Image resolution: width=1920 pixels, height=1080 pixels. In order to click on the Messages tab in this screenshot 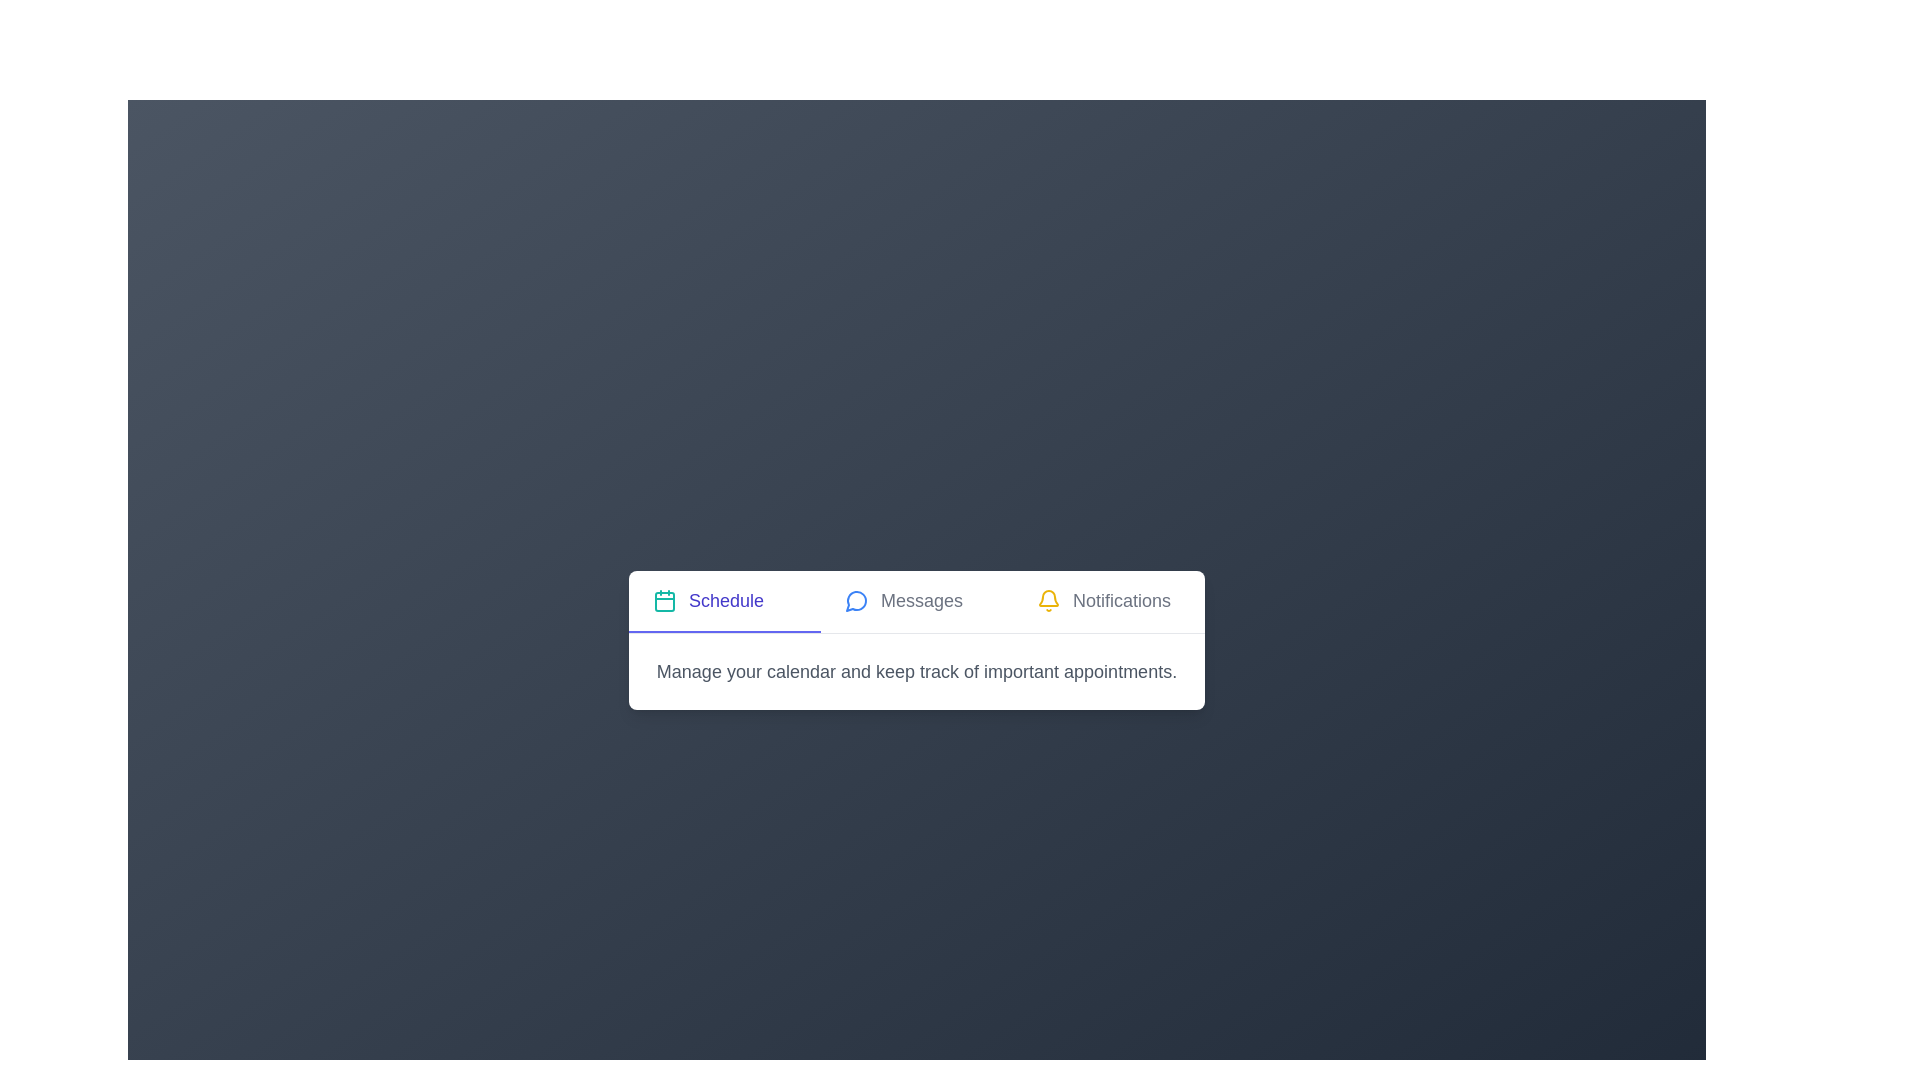, I will do `click(915, 600)`.